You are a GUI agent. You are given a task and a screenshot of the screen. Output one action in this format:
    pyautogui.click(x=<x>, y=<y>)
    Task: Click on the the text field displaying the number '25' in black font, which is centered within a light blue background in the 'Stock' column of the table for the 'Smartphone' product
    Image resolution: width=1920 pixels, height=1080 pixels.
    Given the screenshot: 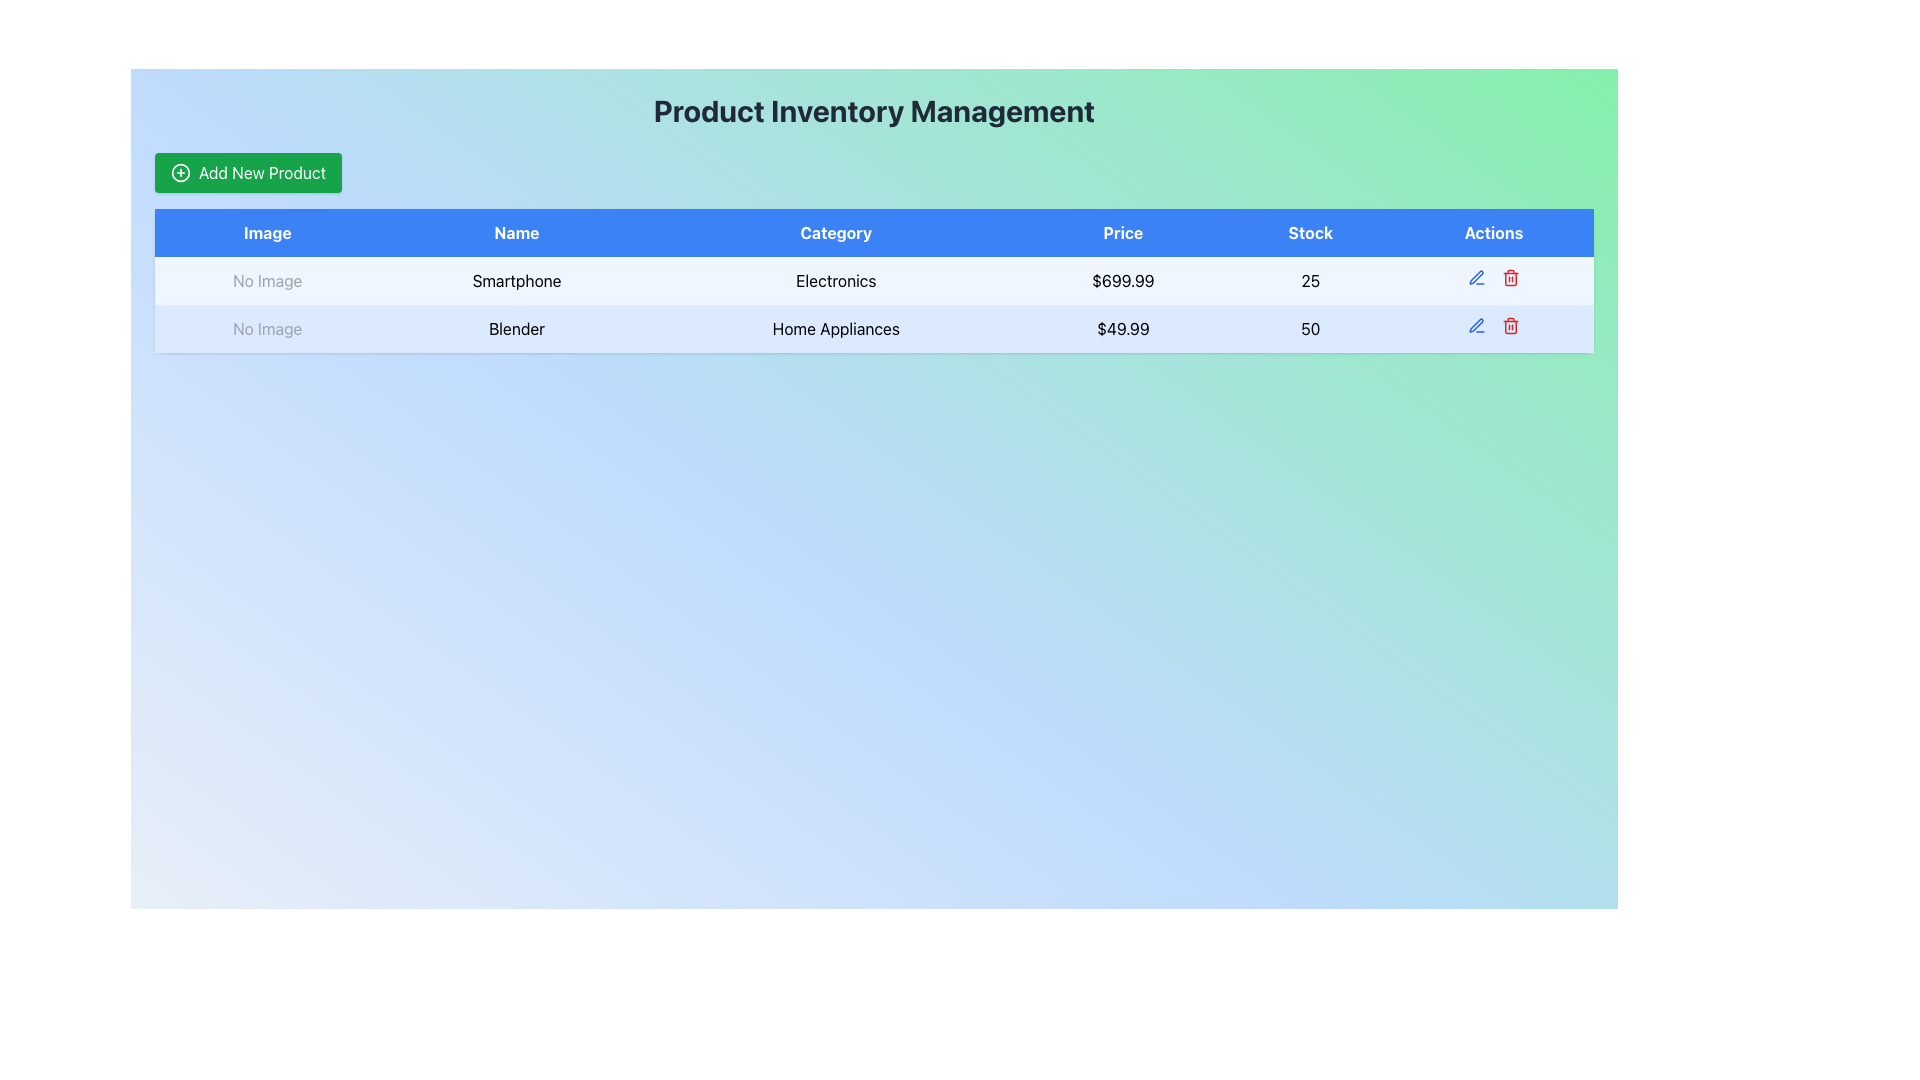 What is the action you would take?
    pyautogui.click(x=1310, y=281)
    